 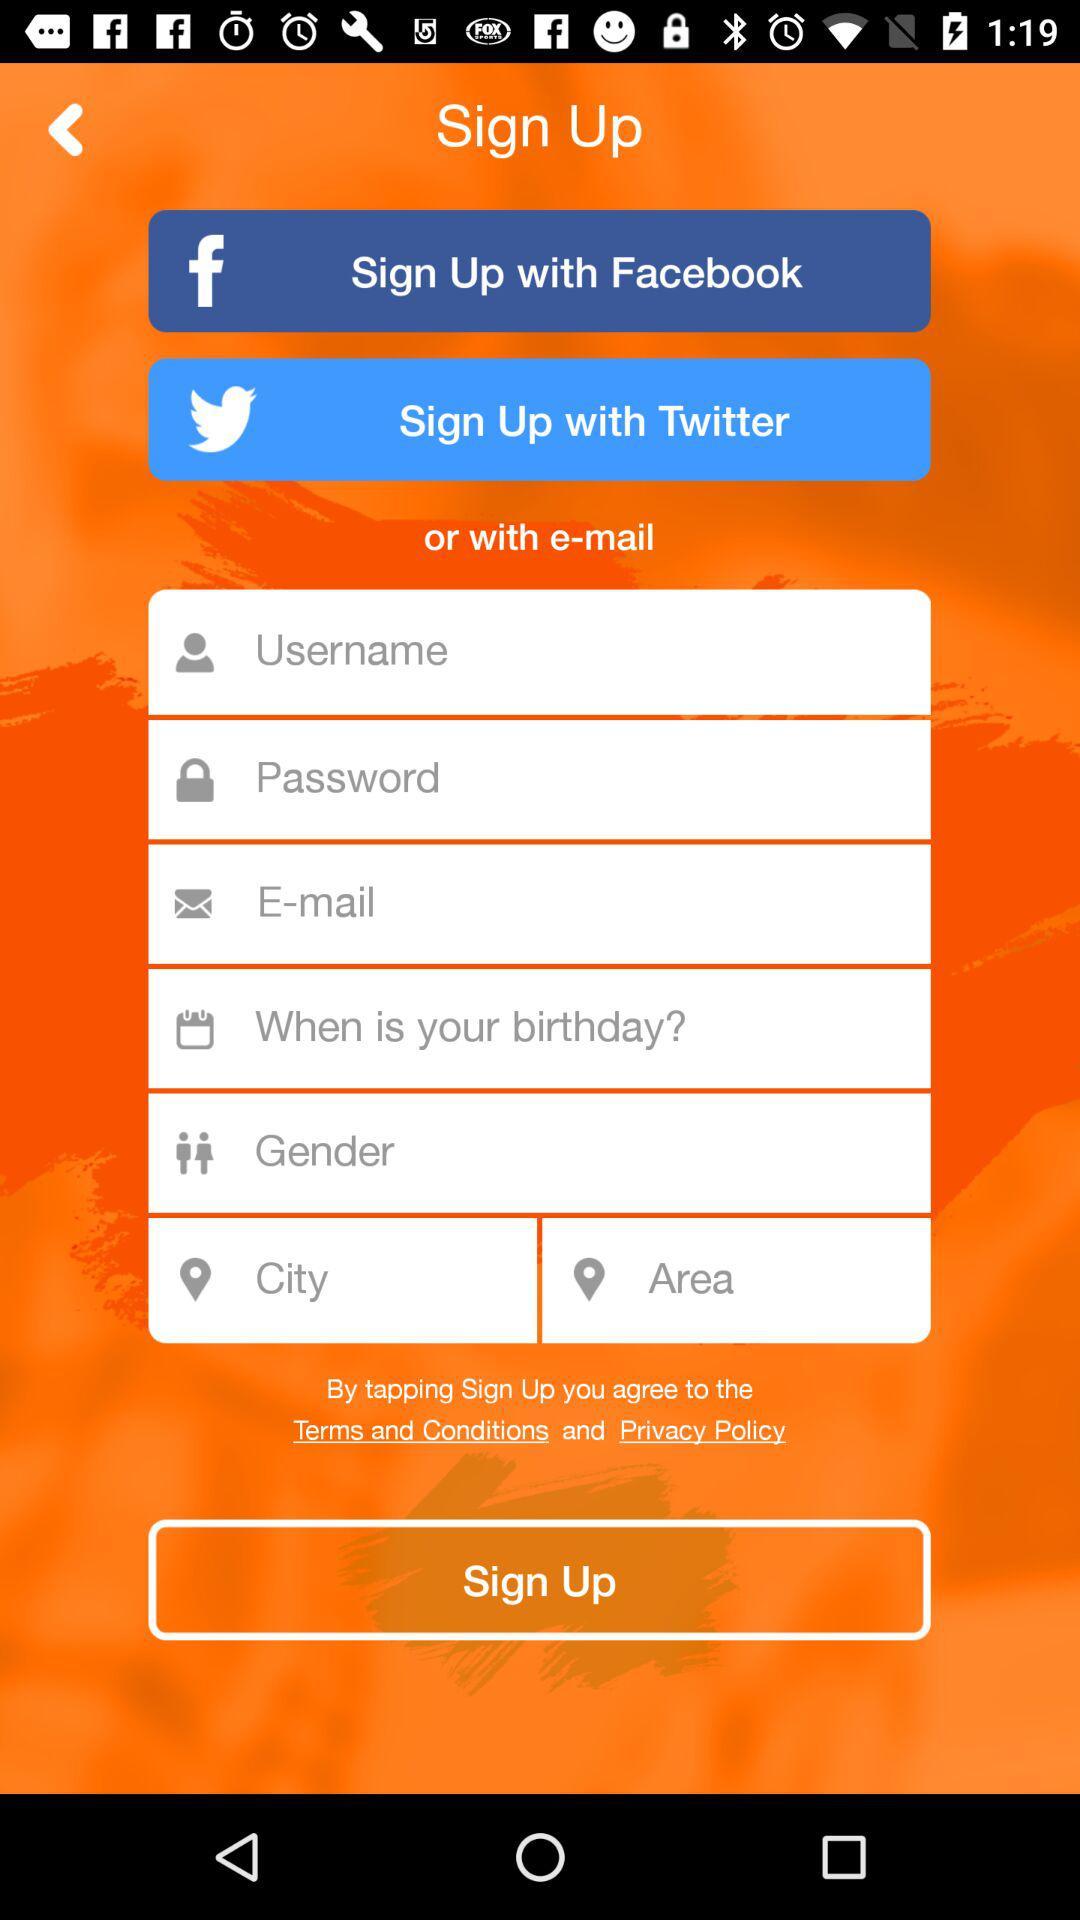 What do you see at coordinates (782, 1280) in the screenshot?
I see `area` at bounding box center [782, 1280].